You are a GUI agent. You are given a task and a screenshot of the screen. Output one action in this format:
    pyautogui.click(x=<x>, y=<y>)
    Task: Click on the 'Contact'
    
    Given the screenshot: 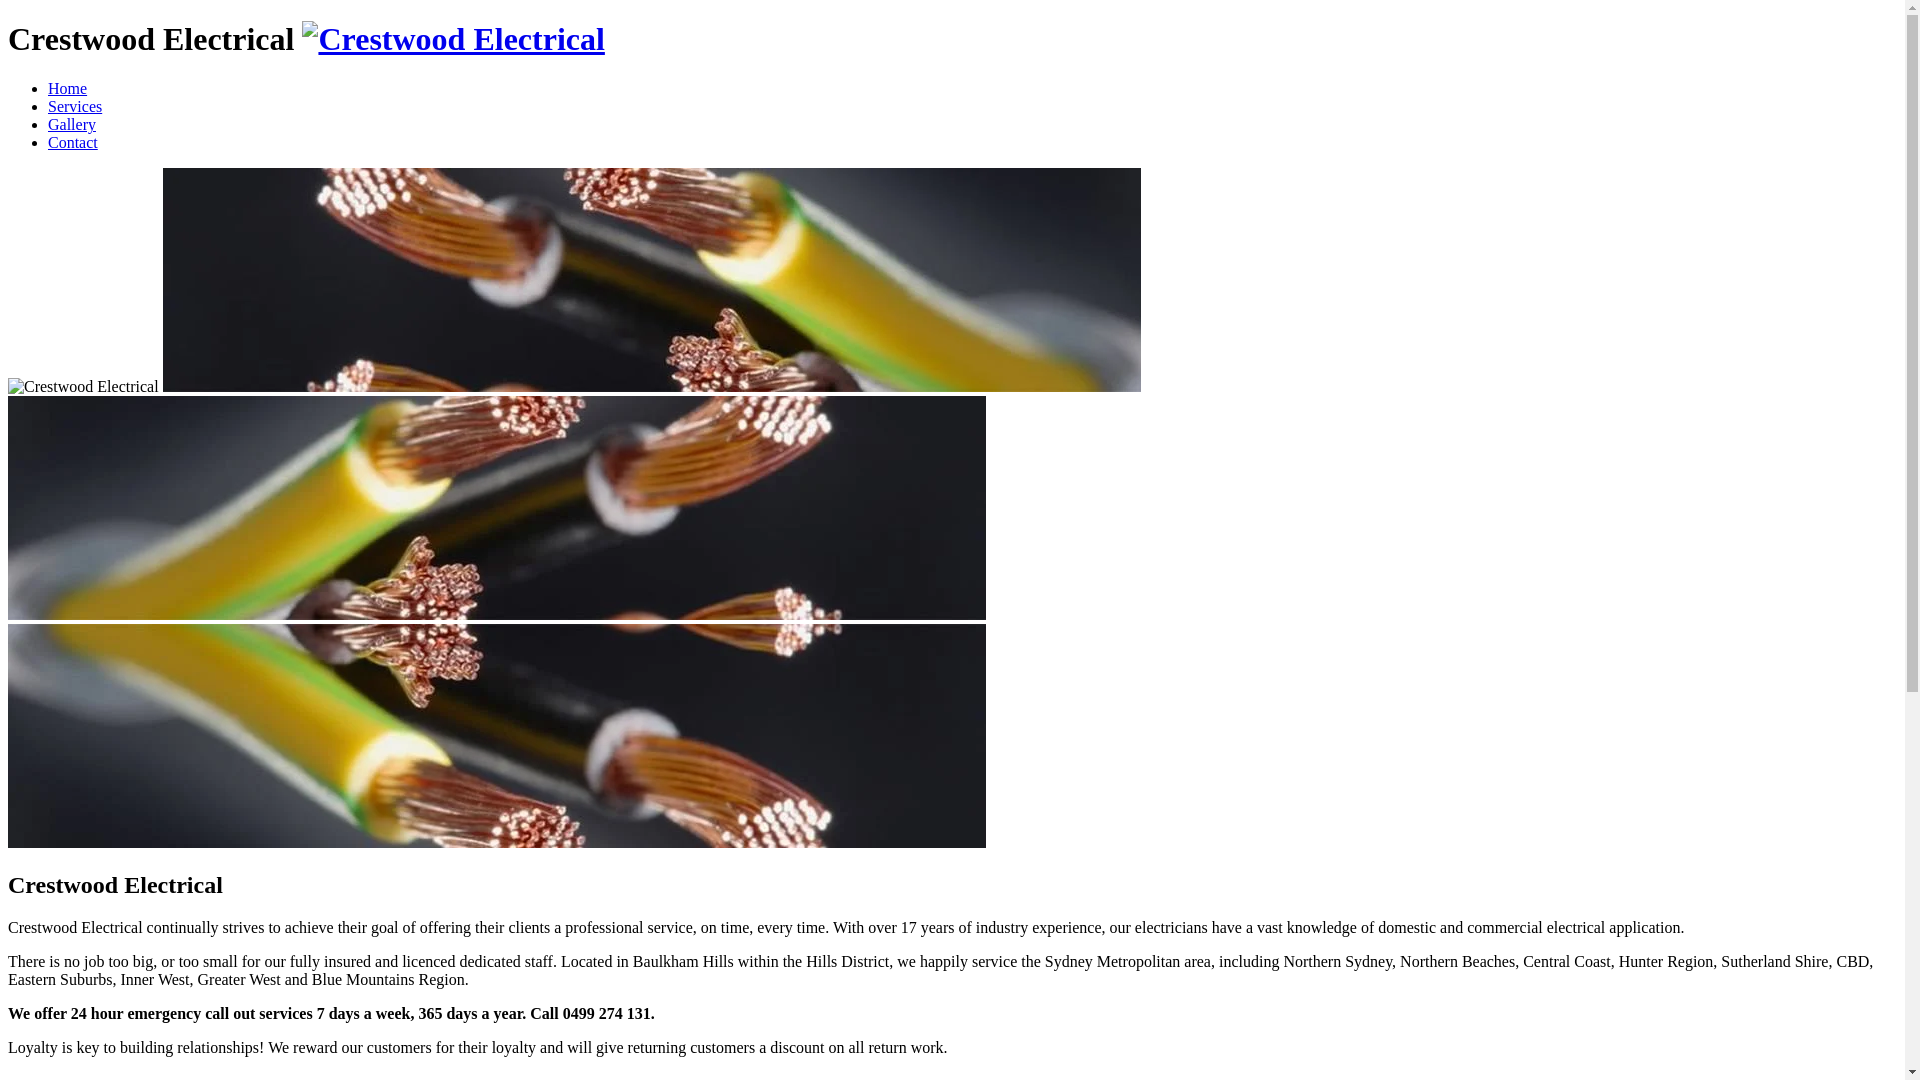 What is the action you would take?
    pyautogui.click(x=72, y=141)
    